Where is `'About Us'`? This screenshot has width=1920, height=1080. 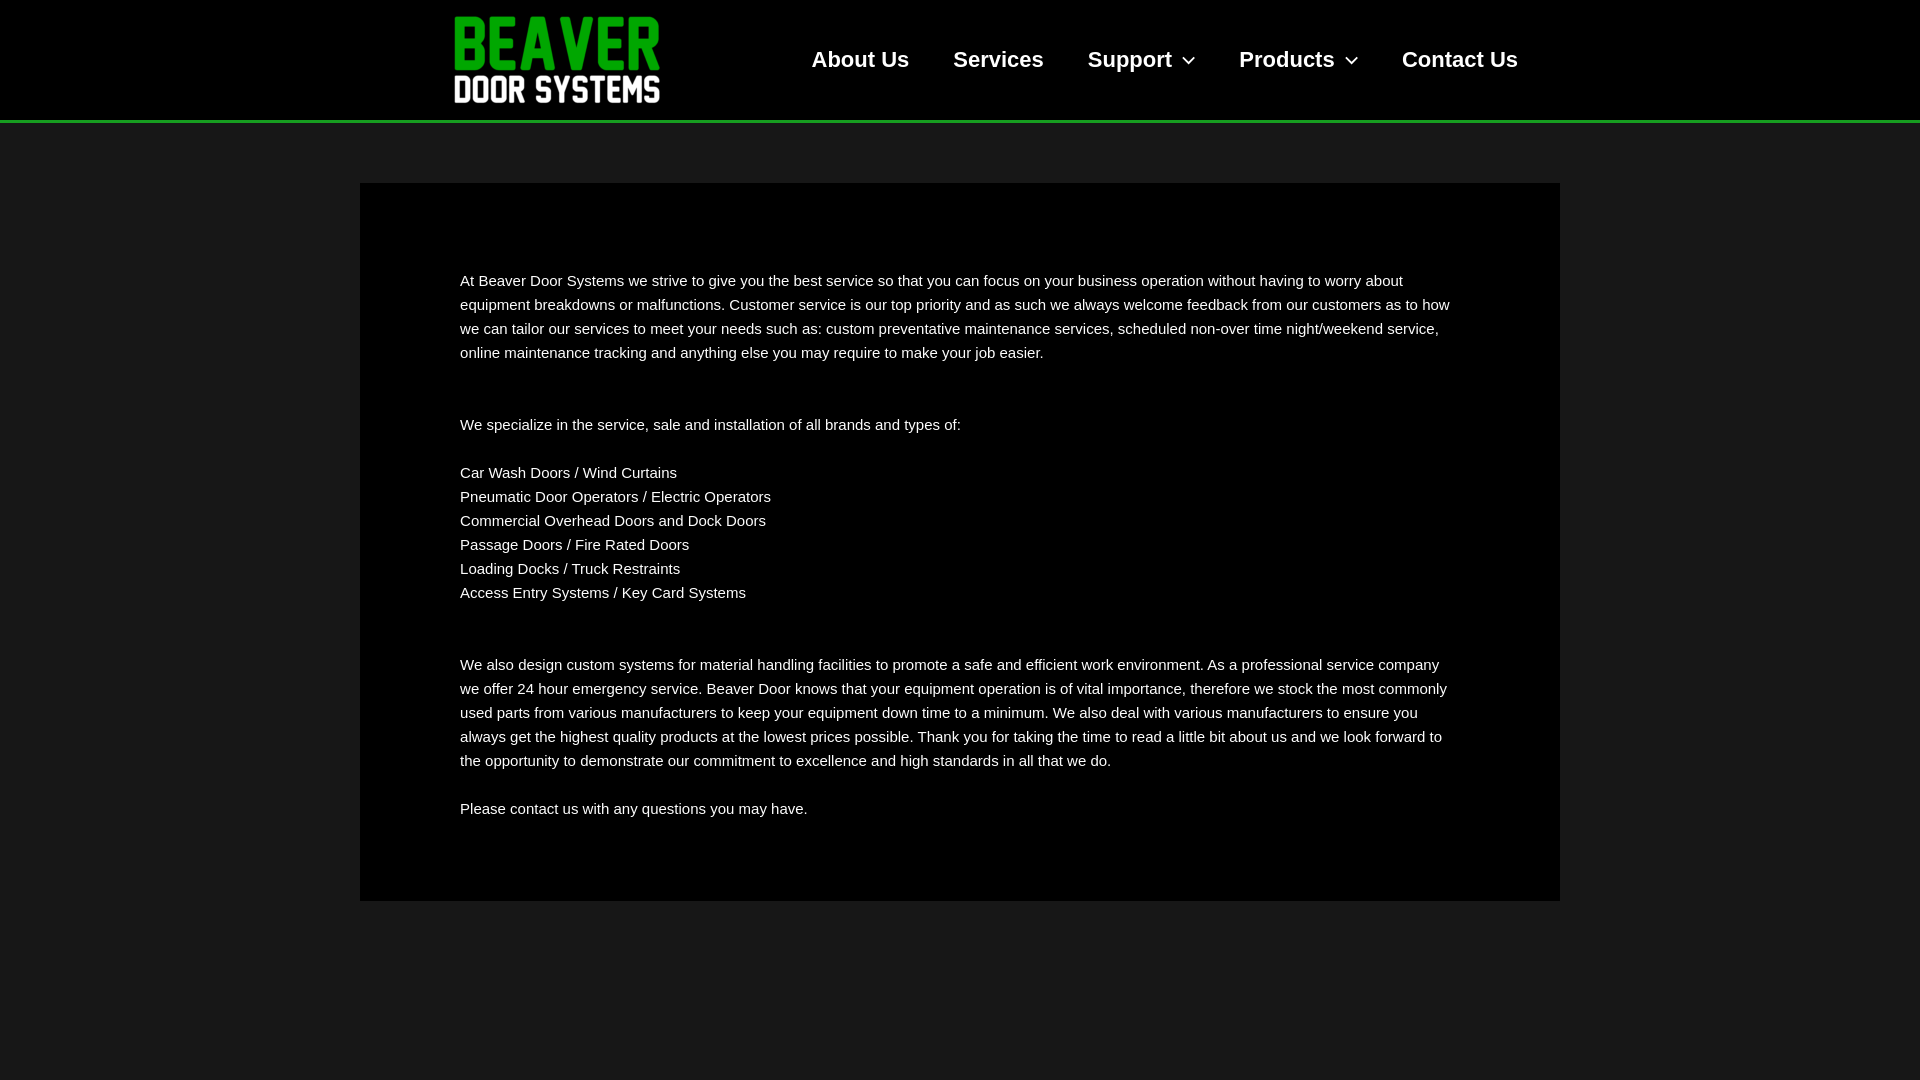
'About Us' is located at coordinates (860, 59).